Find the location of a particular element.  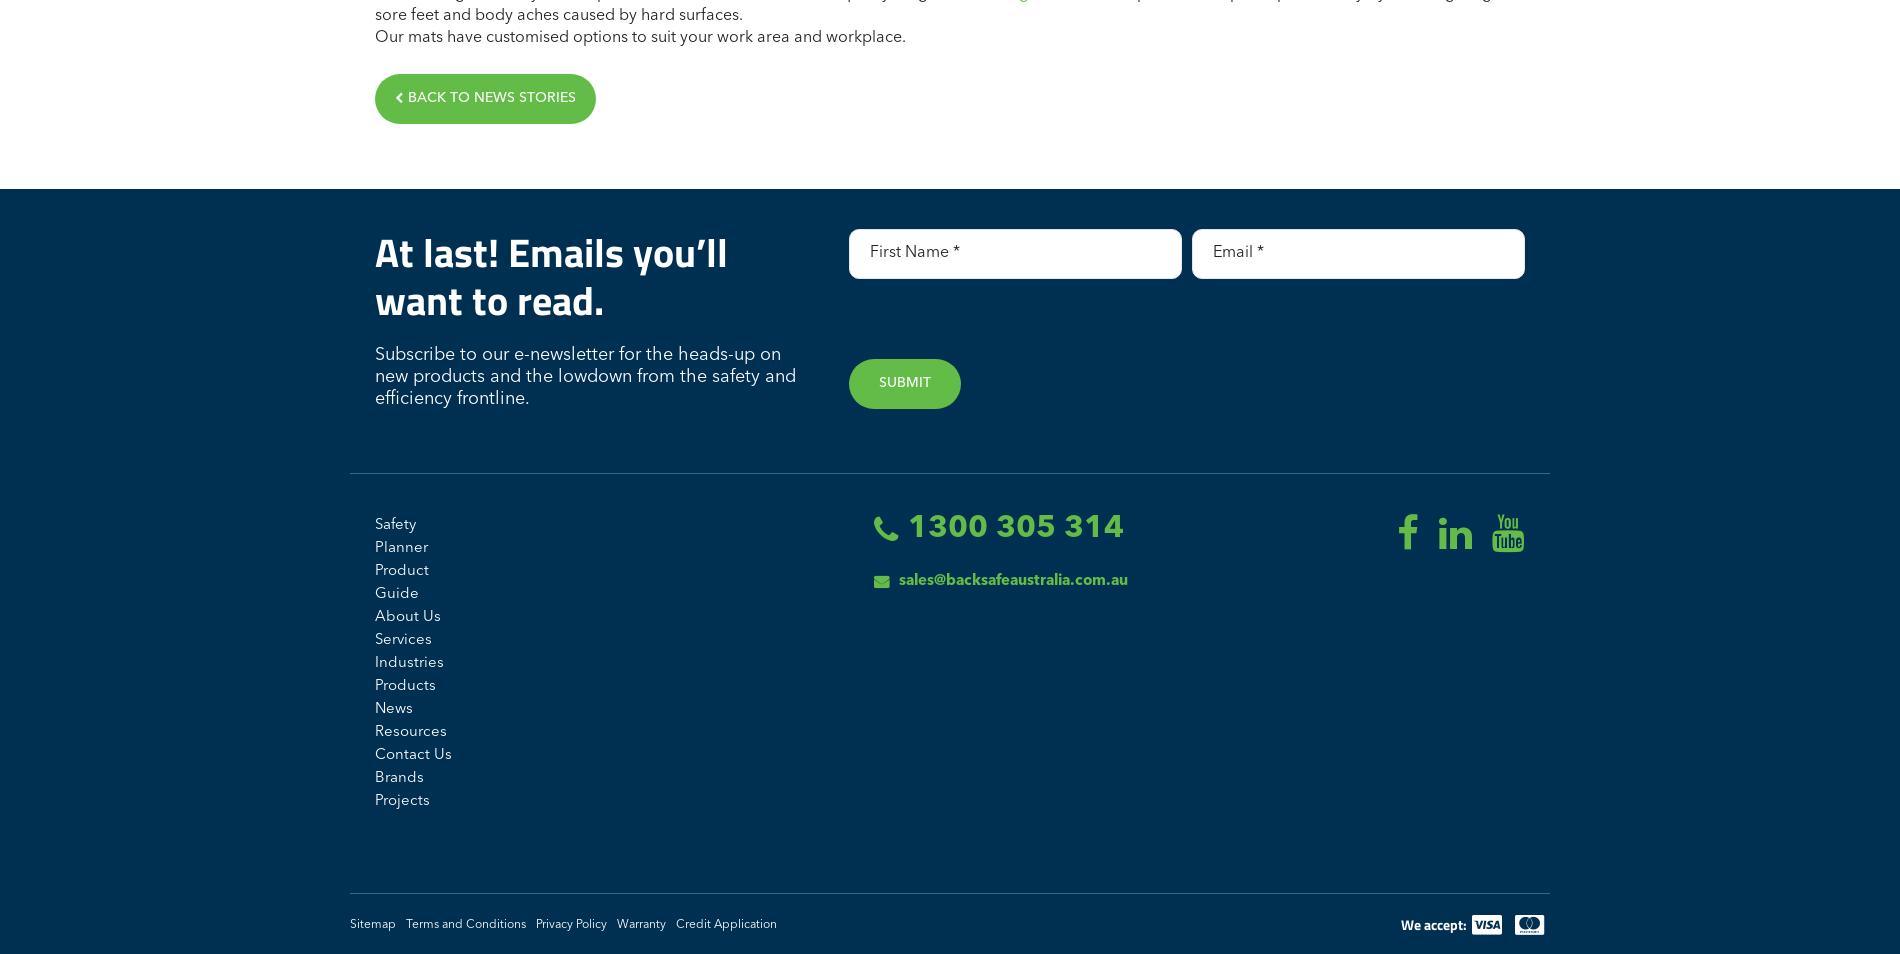

'Subscribe to our e-newsletter for the heads-up on new products and the lowdown from the safety and efficiency frontline.' is located at coordinates (585, 376).